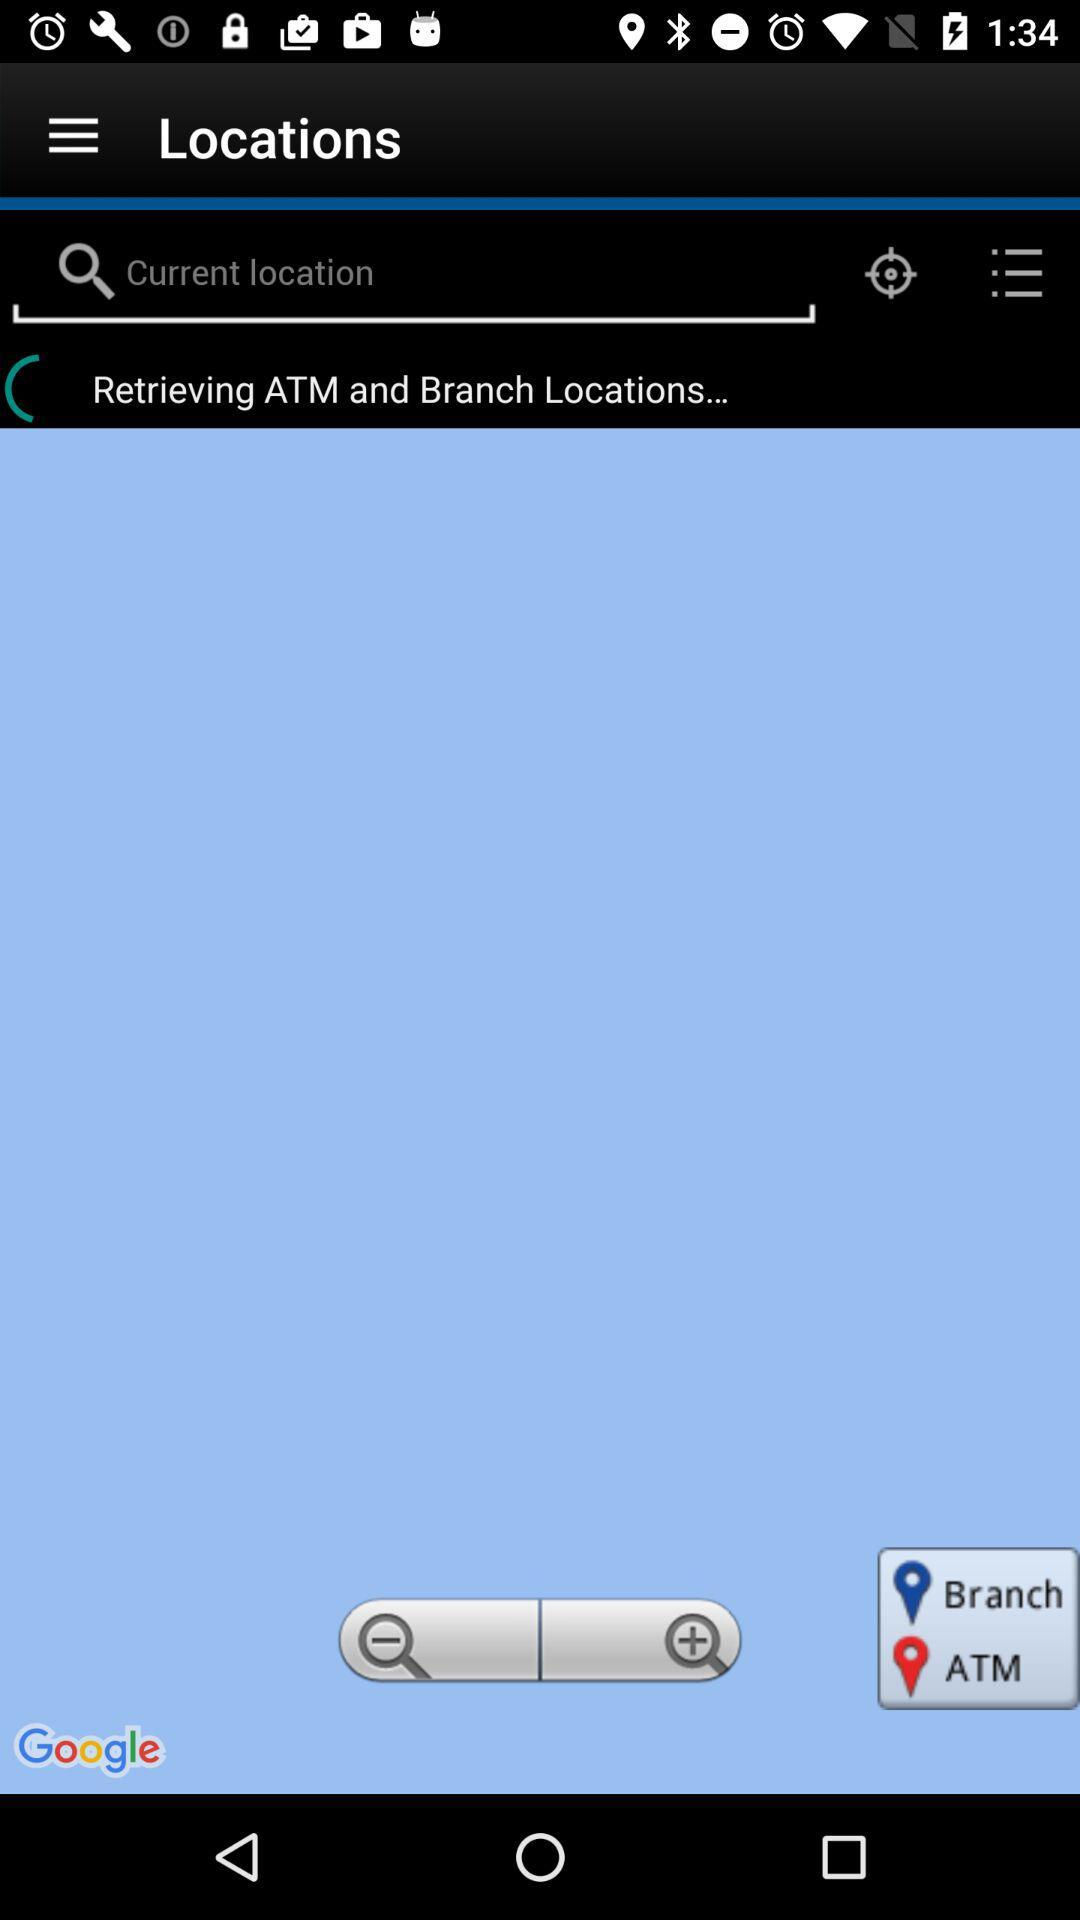 The width and height of the screenshot is (1080, 1920). I want to click on the location_crosshair icon, so click(890, 272).